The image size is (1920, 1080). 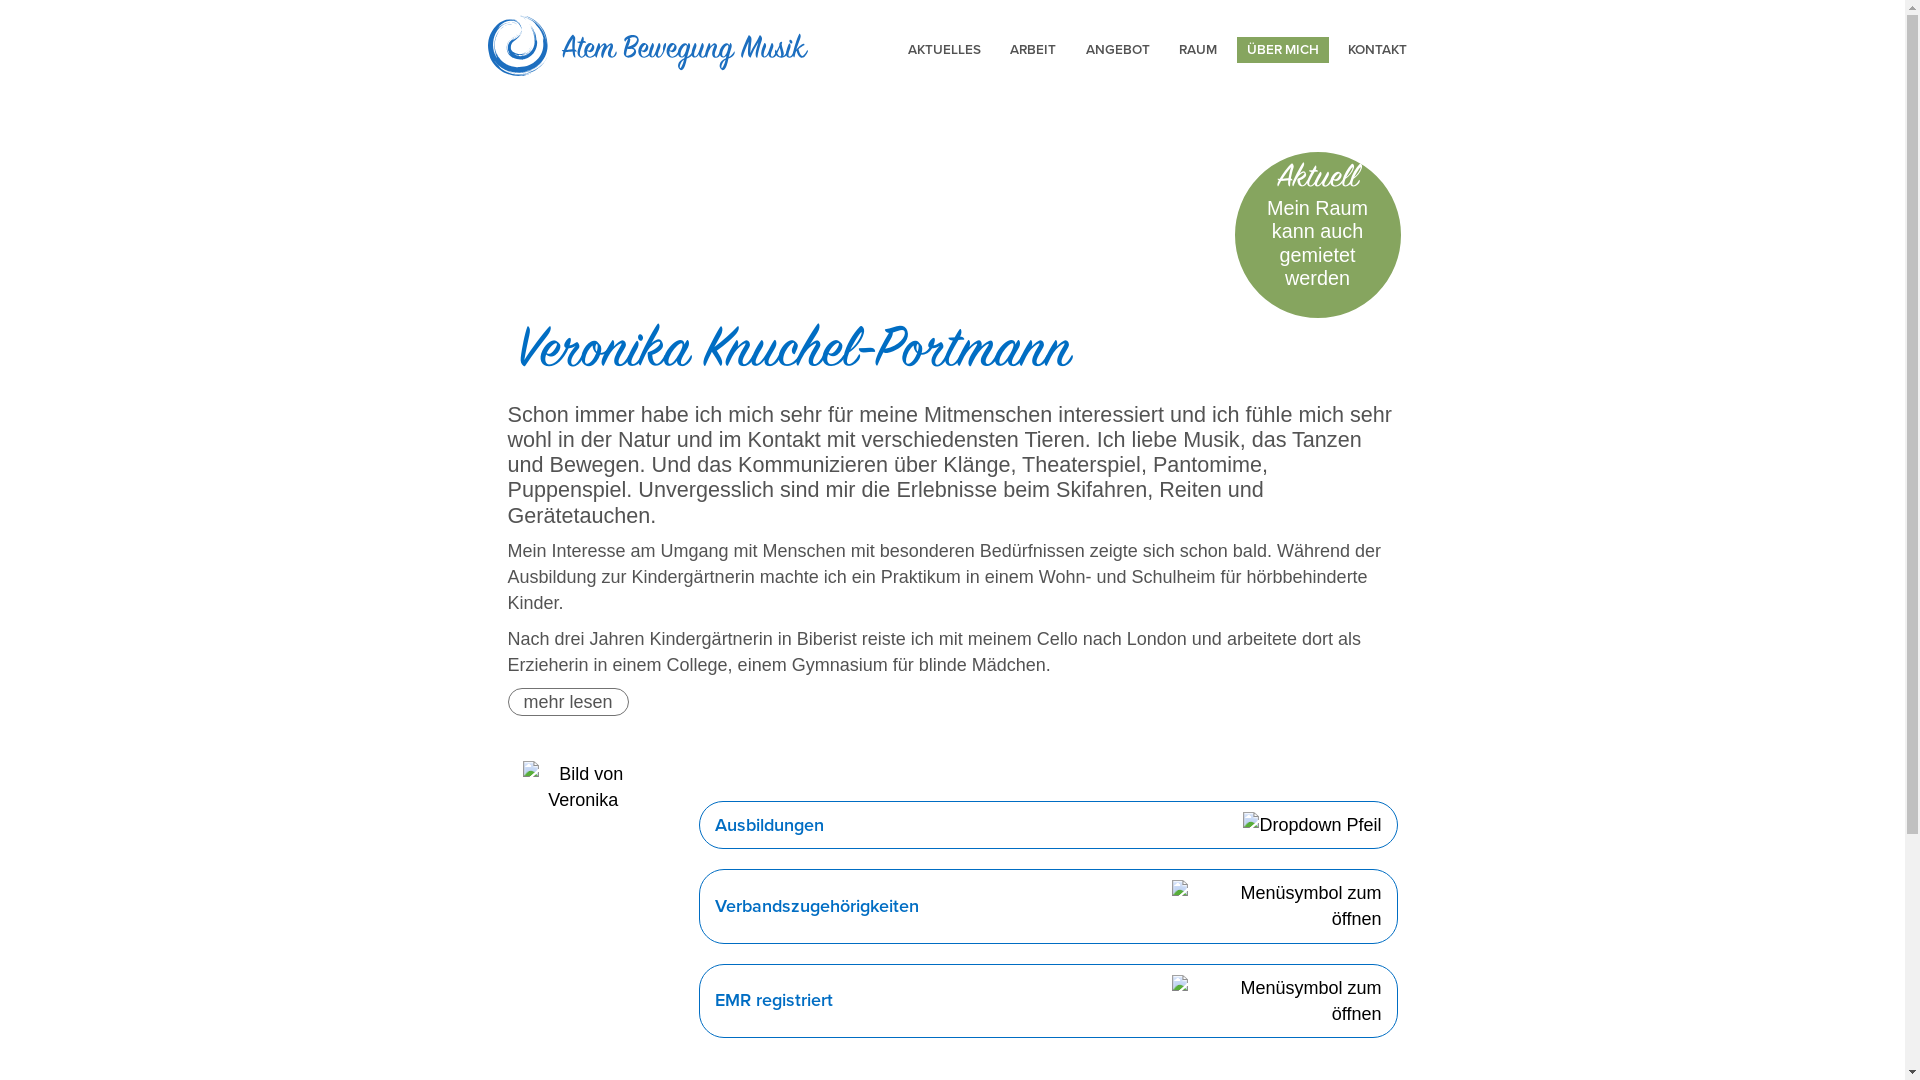 What do you see at coordinates (567, 701) in the screenshot?
I see `'mehr lesen'` at bounding box center [567, 701].